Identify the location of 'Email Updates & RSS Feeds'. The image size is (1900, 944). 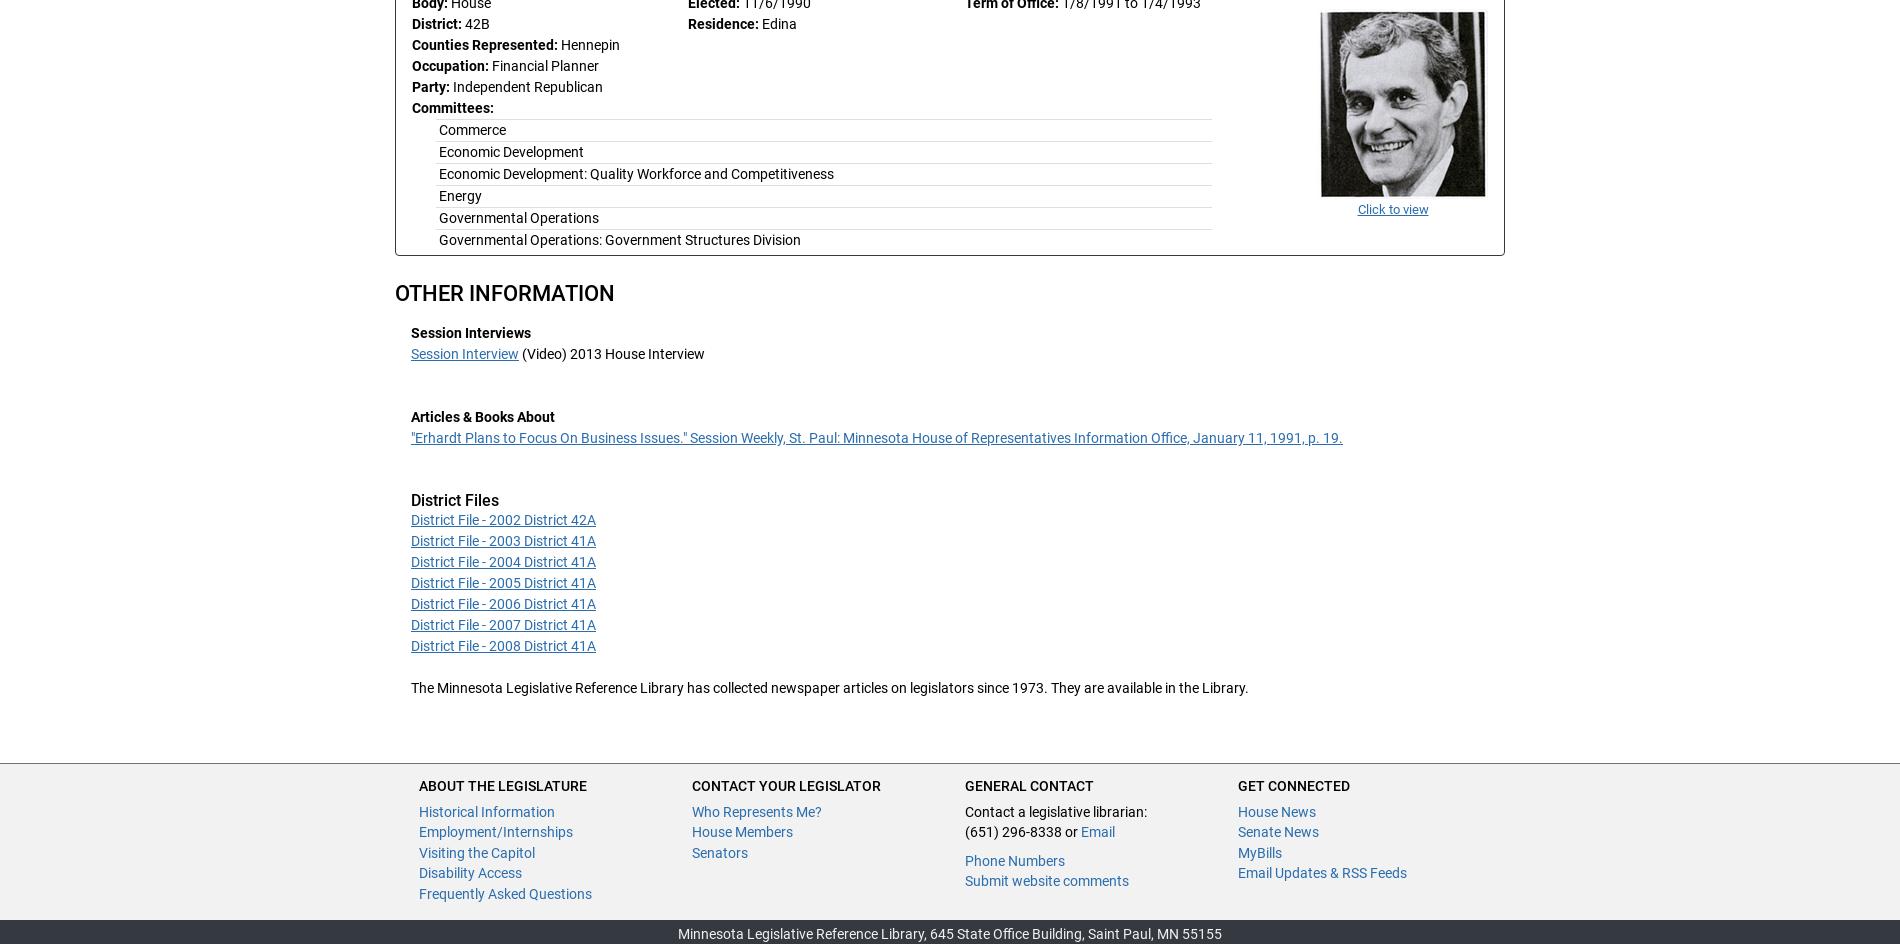
(1321, 873).